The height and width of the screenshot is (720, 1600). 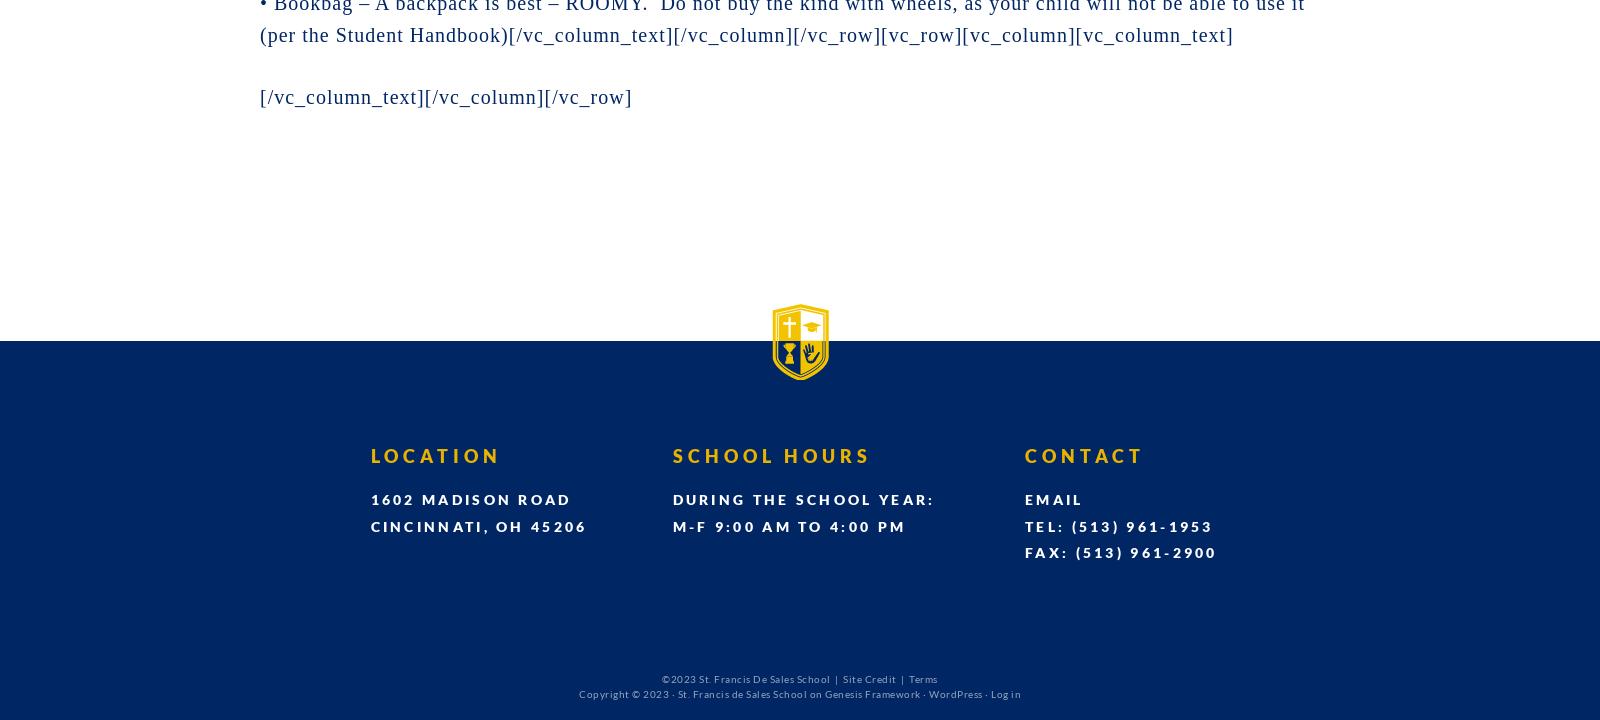 I want to click on 'WordPress', so click(x=954, y=692).